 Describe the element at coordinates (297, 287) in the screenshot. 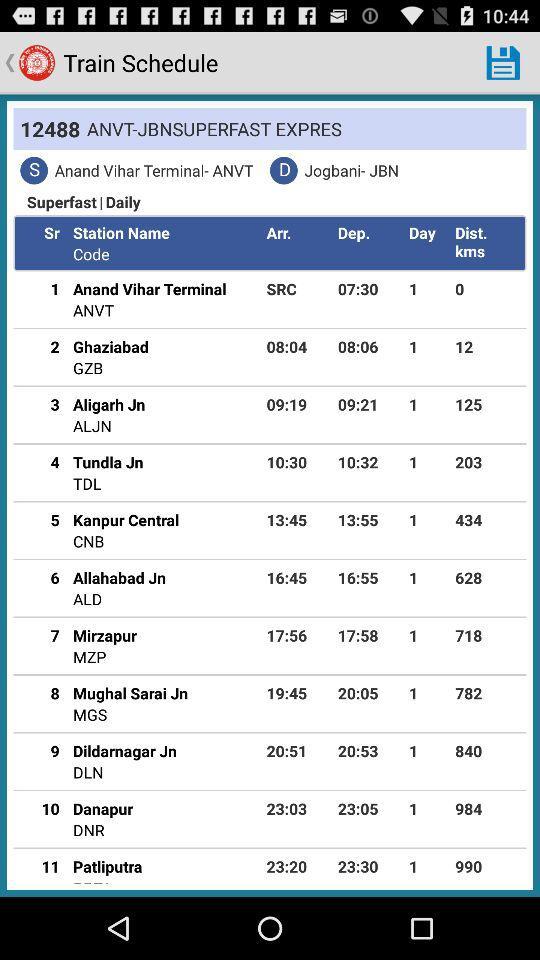

I see `the icon to the right of the anand vihar terminal icon` at that location.